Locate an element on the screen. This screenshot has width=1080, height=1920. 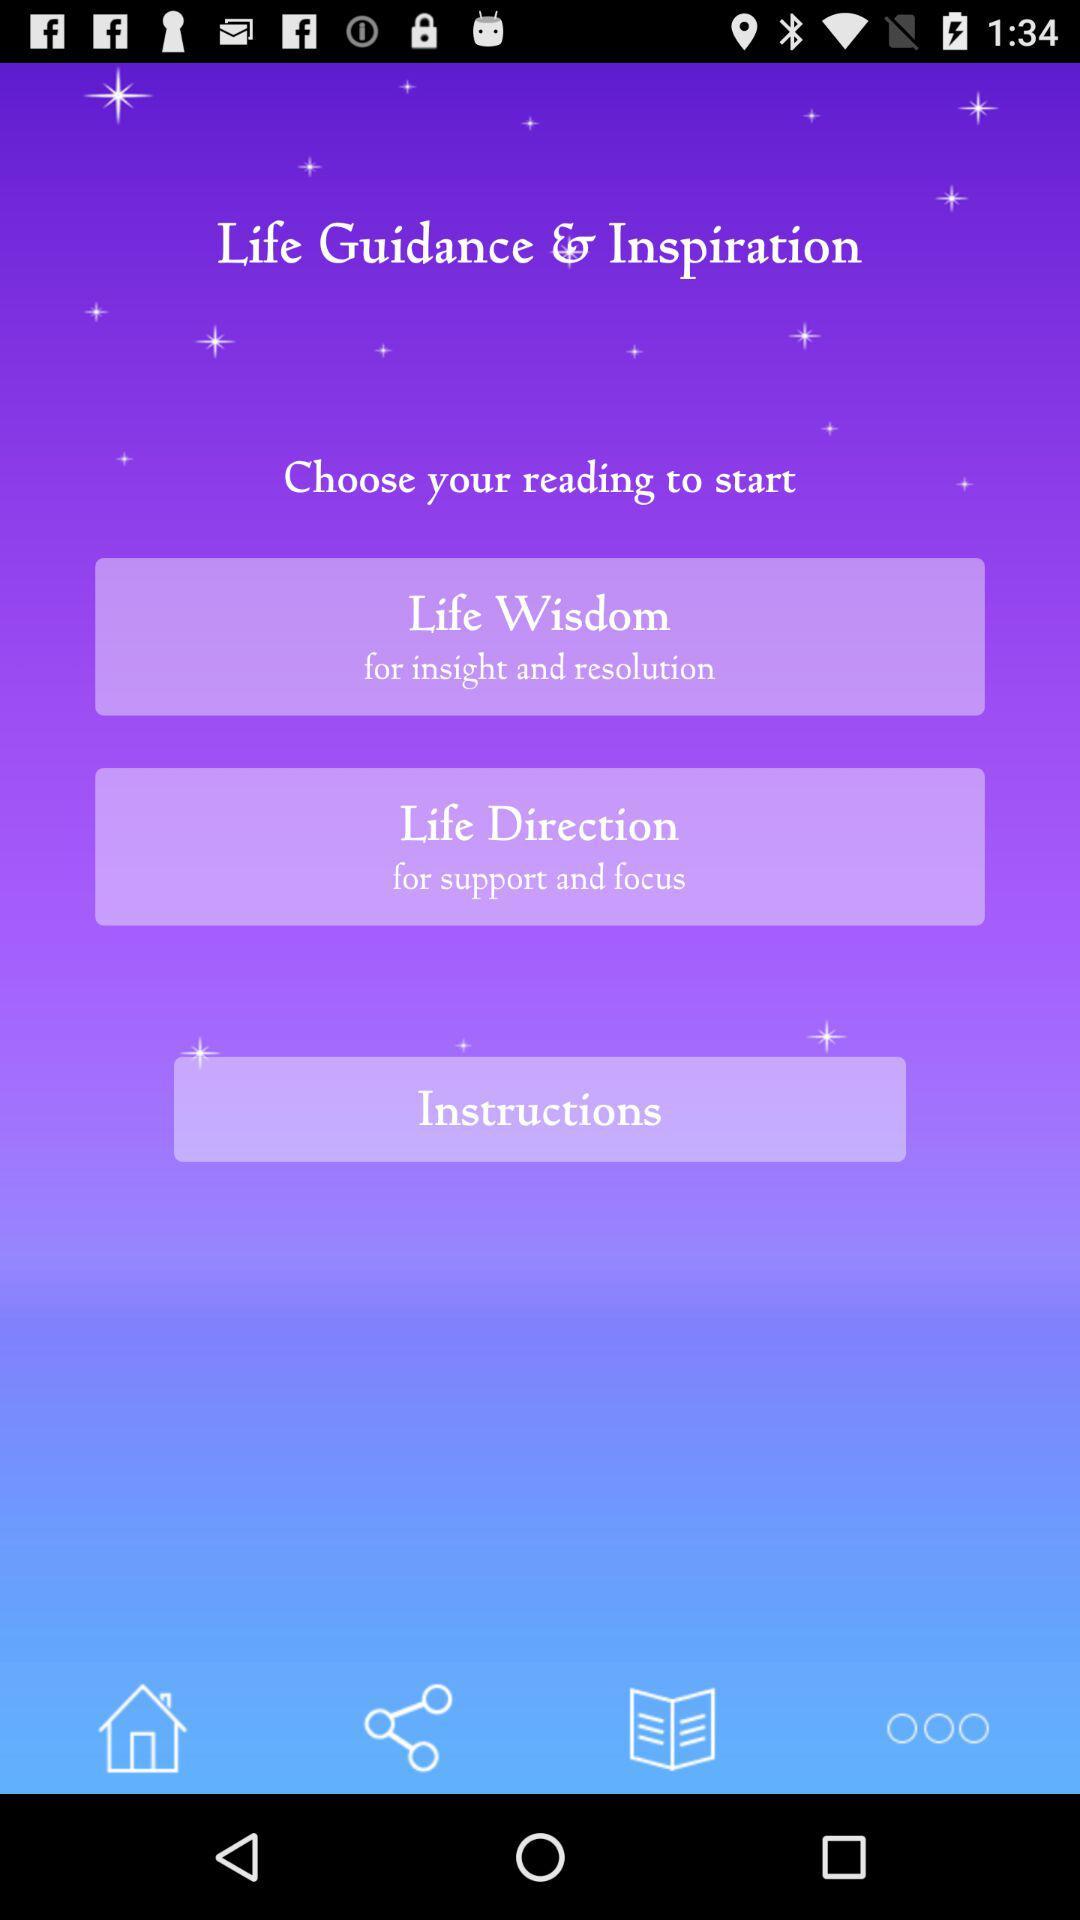
share article is located at coordinates (406, 1727).